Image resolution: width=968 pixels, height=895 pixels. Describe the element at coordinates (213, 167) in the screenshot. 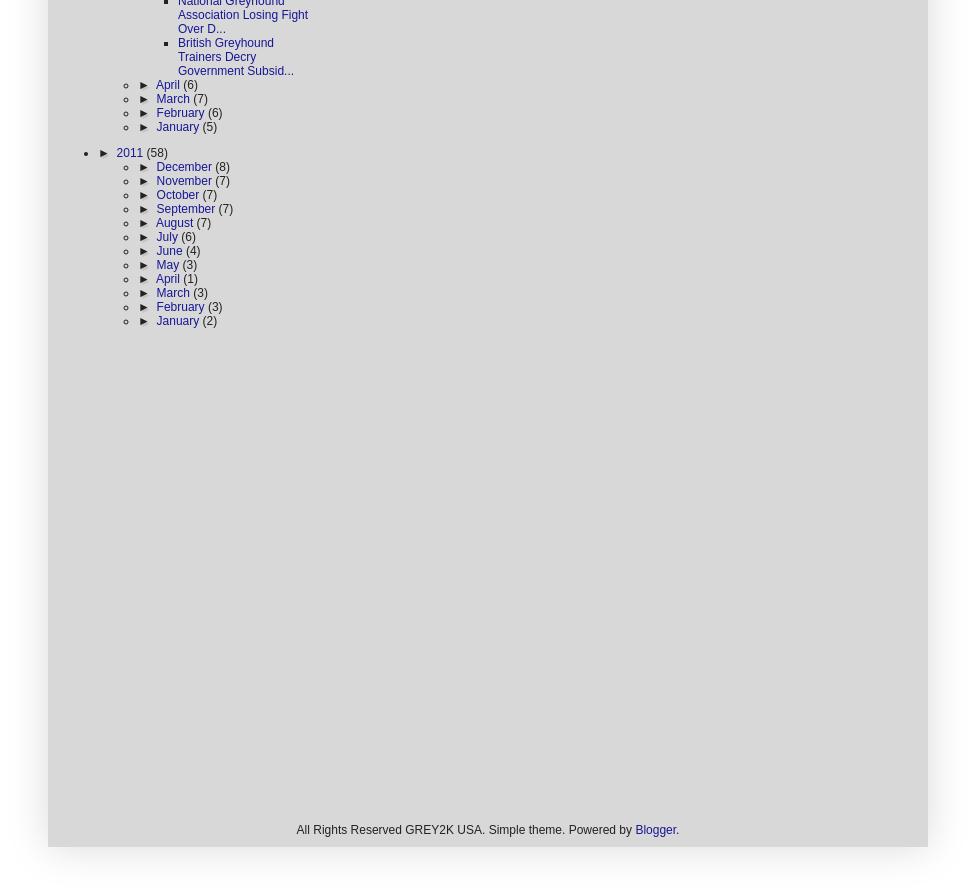

I see `'(8)'` at that location.